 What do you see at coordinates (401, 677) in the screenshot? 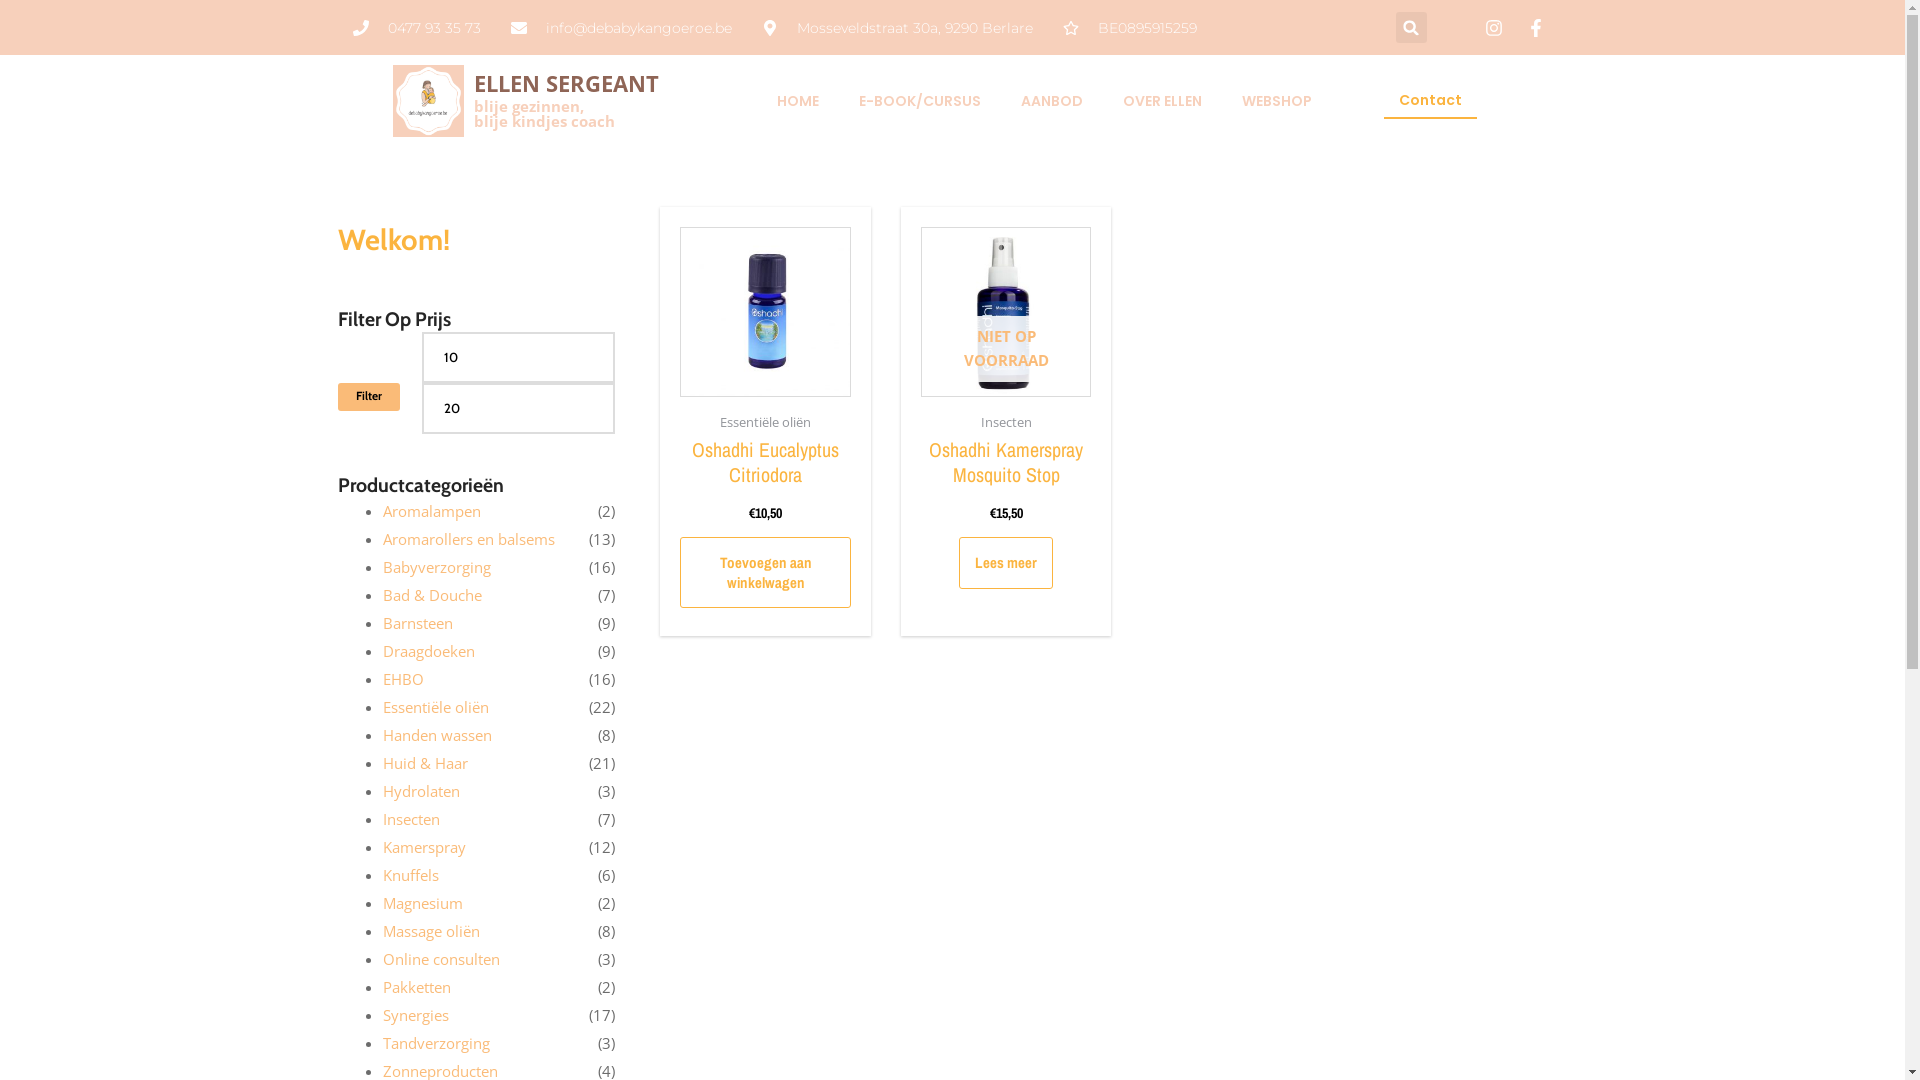
I see `'EHBO'` at bounding box center [401, 677].